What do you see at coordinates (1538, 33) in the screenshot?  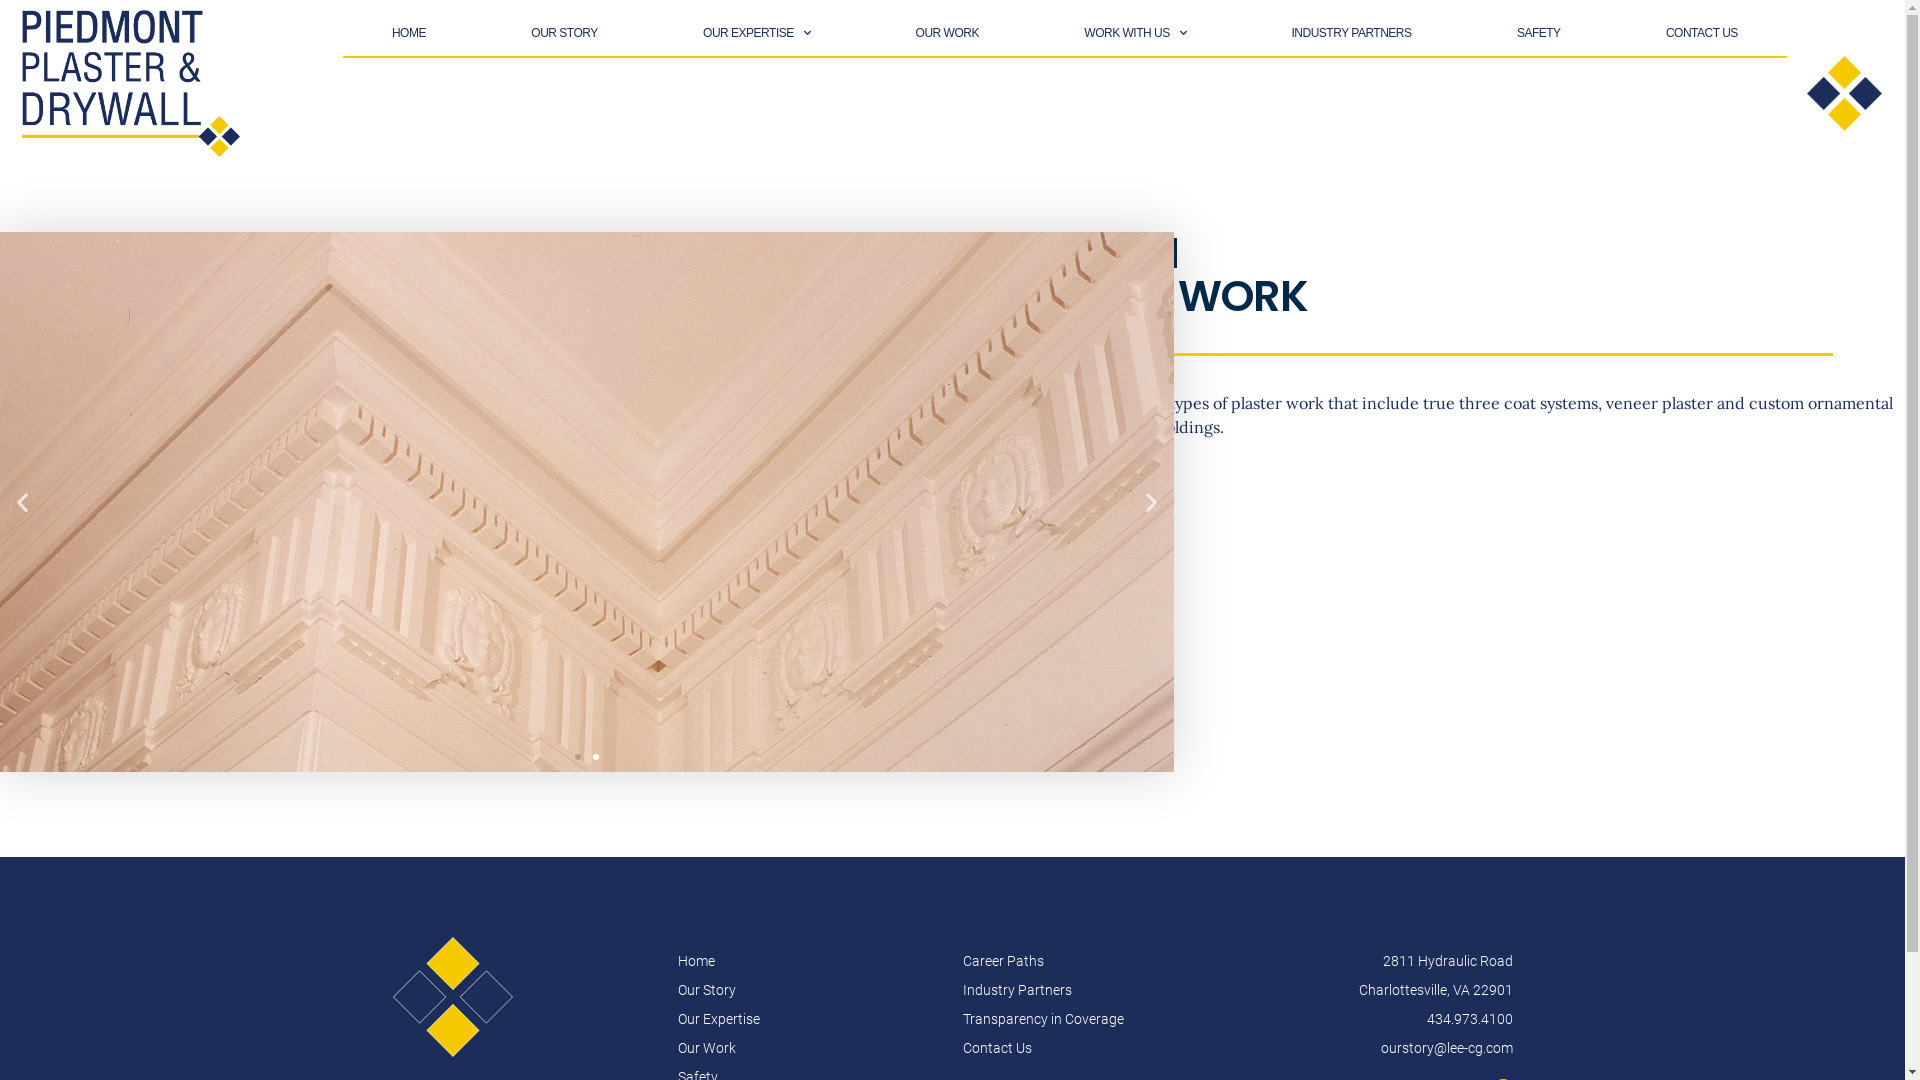 I see `'SAFETY'` at bounding box center [1538, 33].